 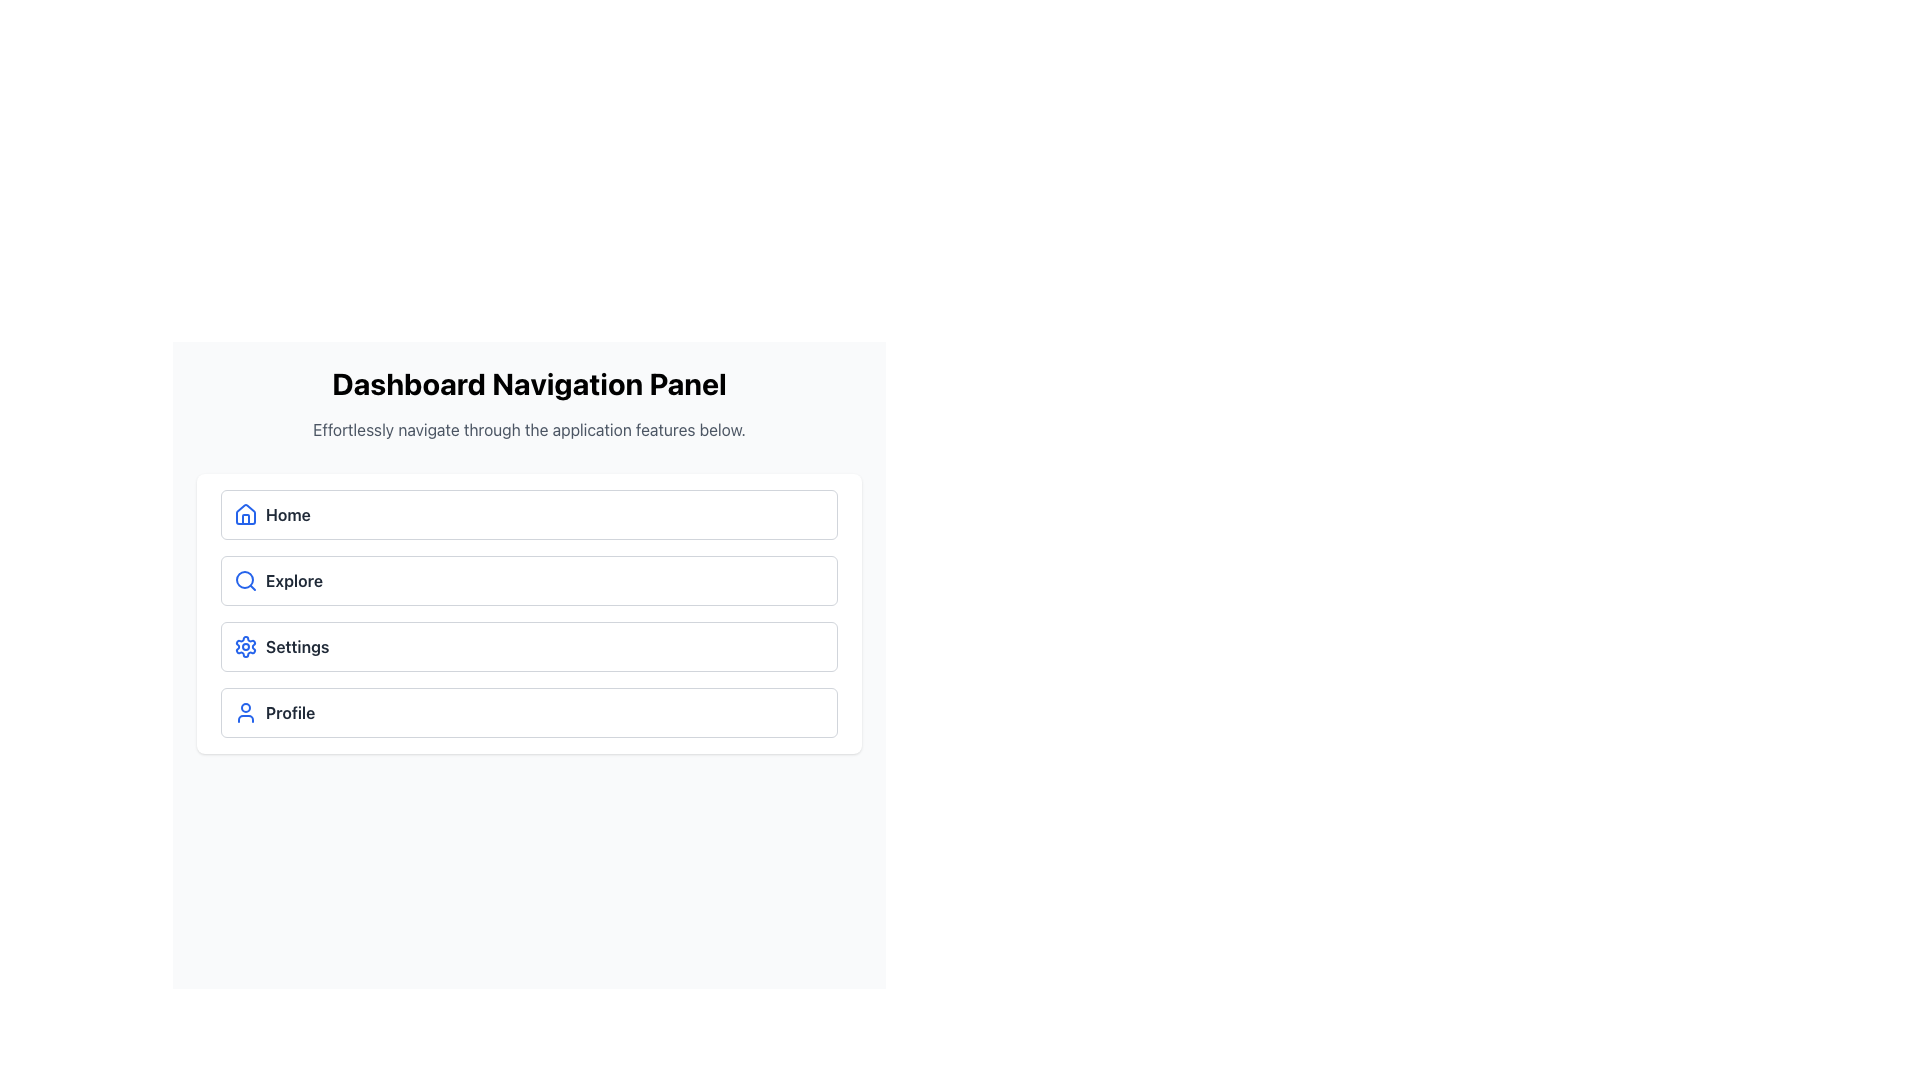 I want to click on the 'Settings' text label, which is the descriptive label for the 'Settings' button located in a vertical navigation list, so click(x=296, y=647).